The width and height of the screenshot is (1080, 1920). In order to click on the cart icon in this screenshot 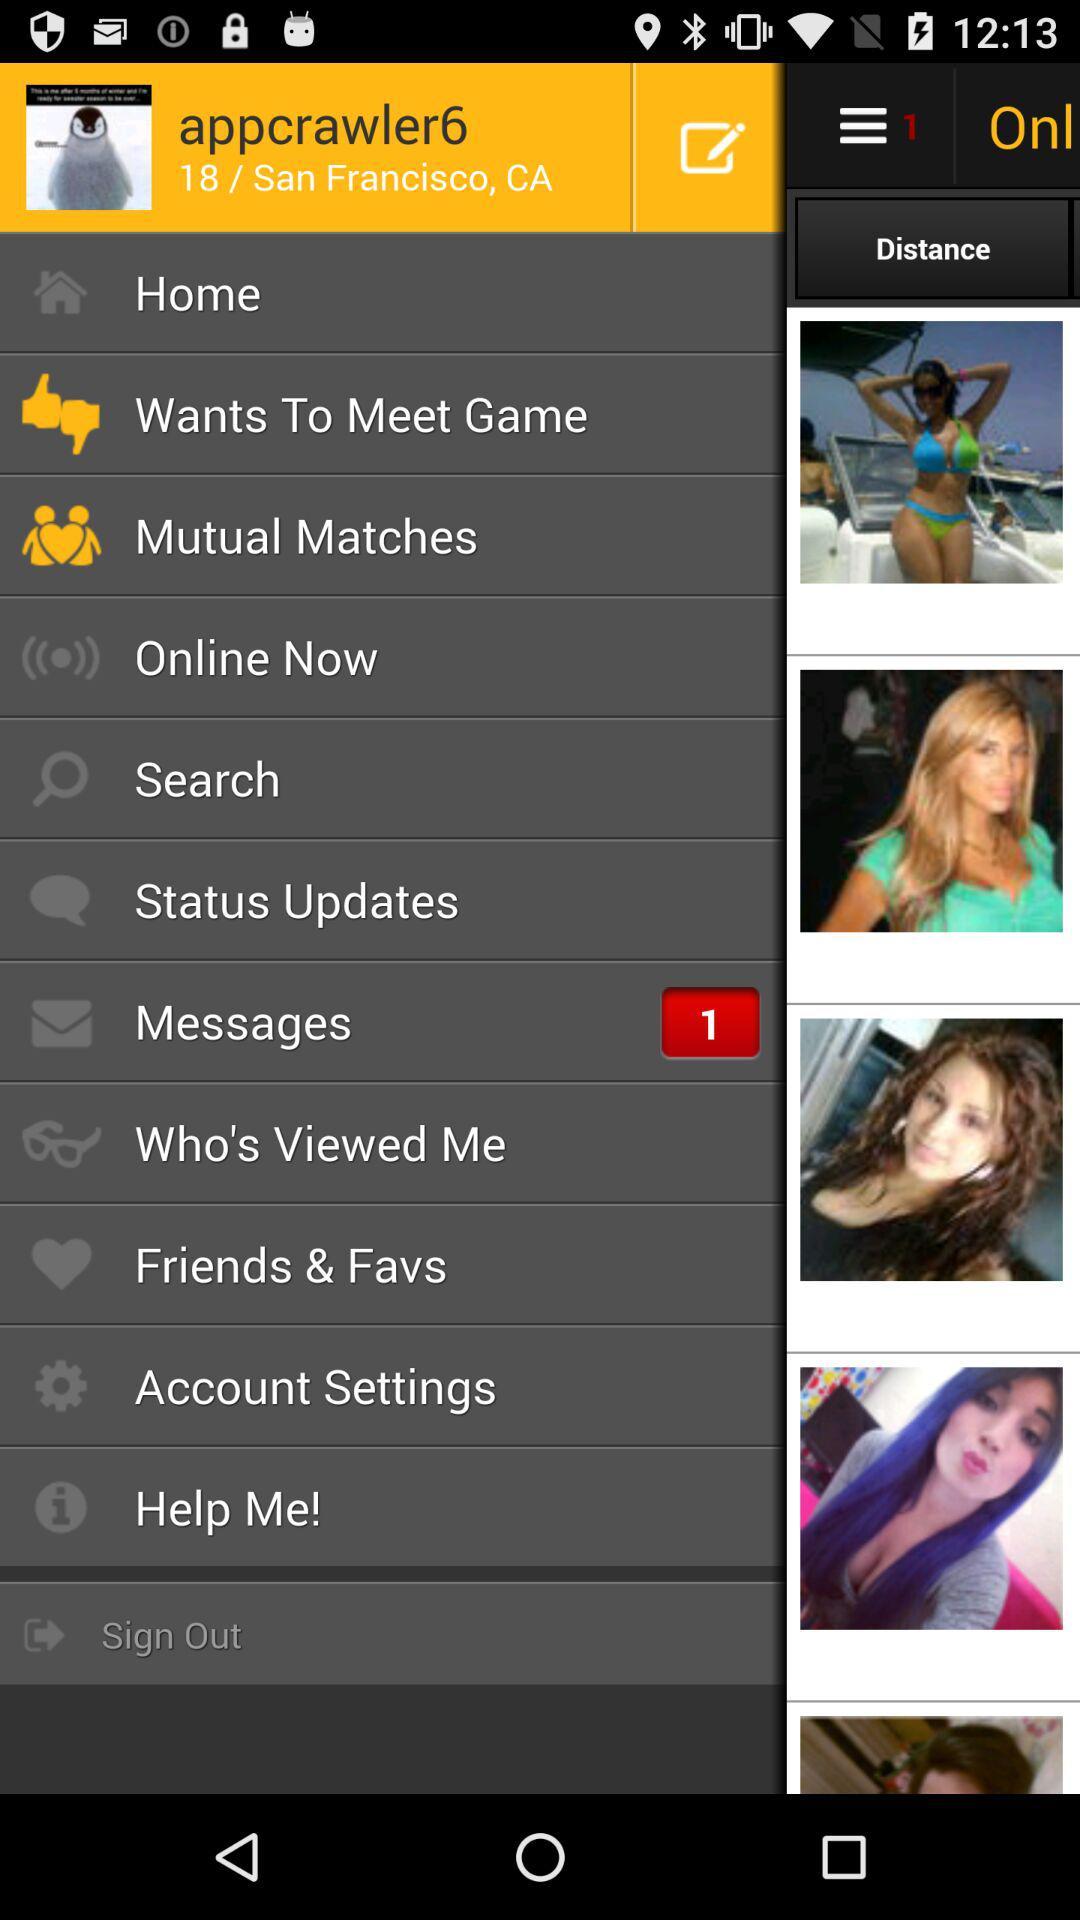, I will do `click(933, 133)`.